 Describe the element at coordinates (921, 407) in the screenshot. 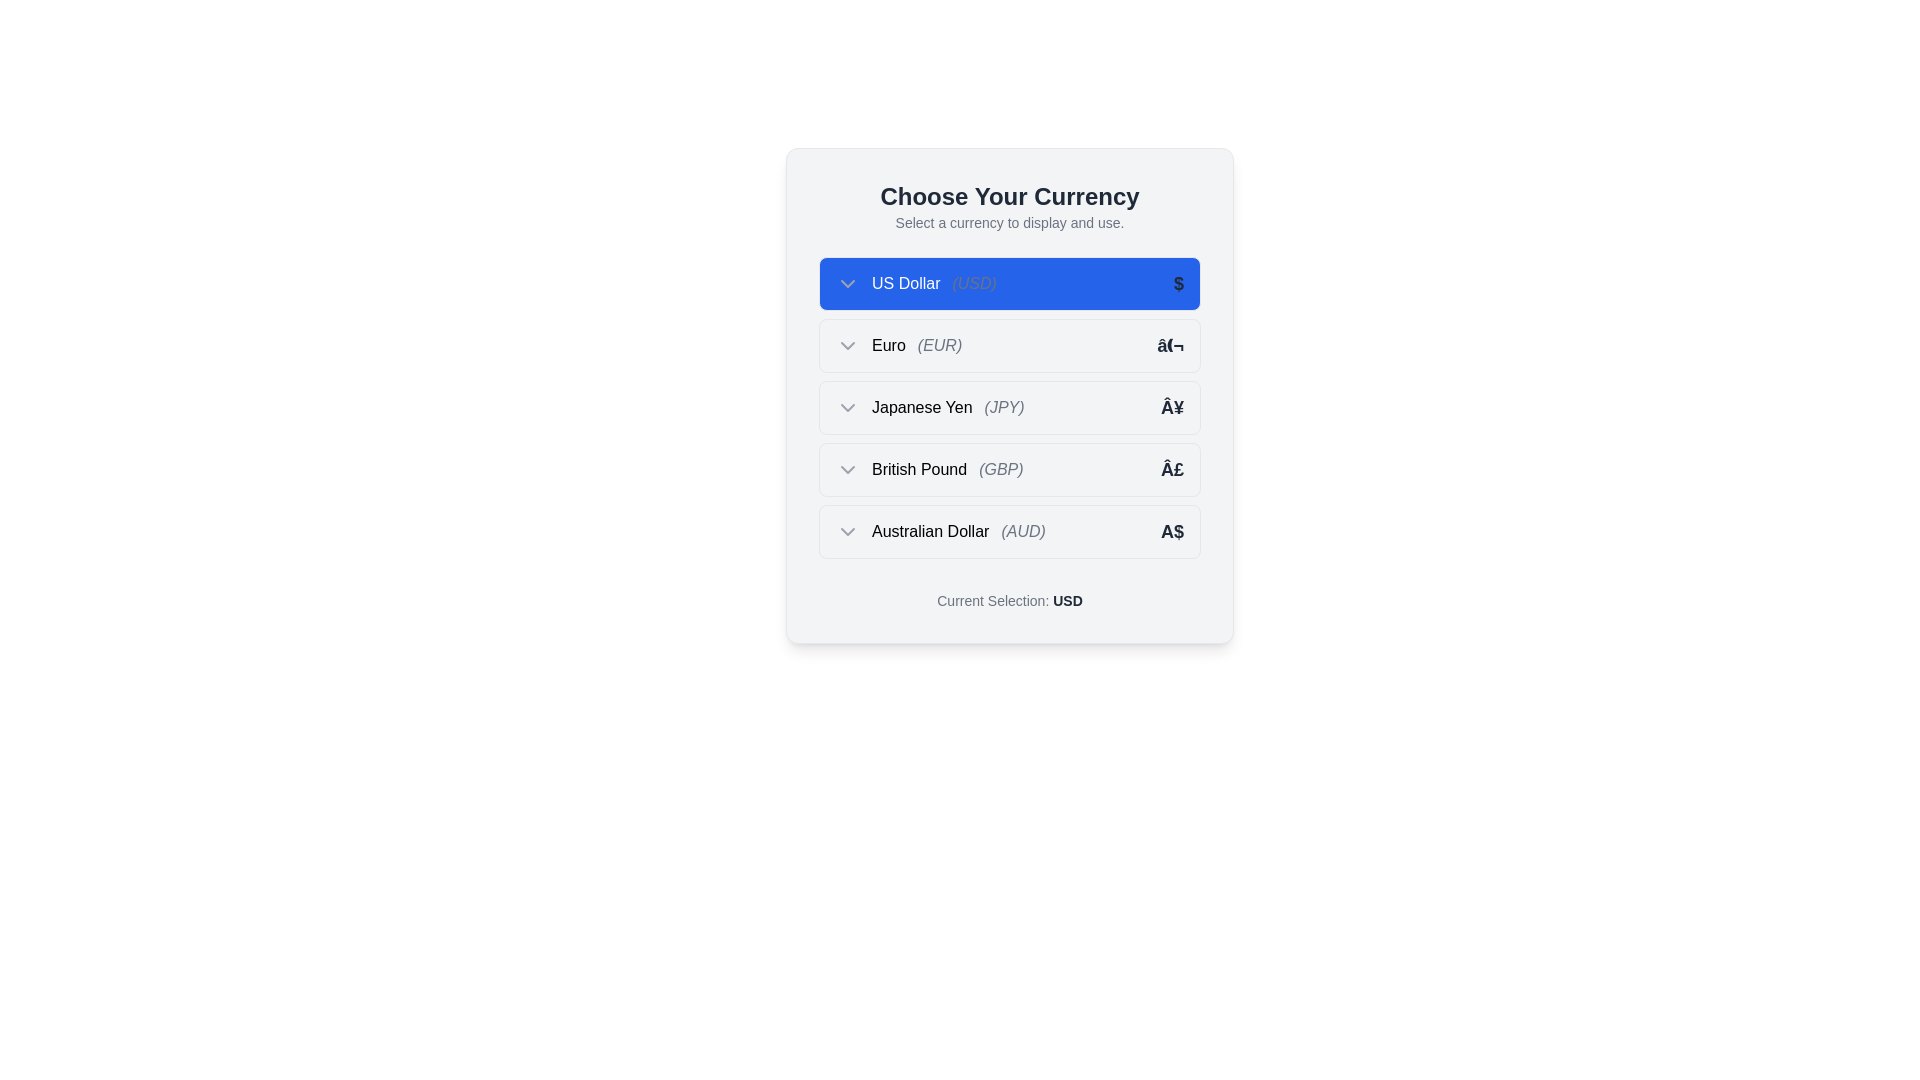

I see `the 'Japanese Yen' text label, which is part of a list of selectable currencies and is located below the 'Choose Your Currency' title` at that location.